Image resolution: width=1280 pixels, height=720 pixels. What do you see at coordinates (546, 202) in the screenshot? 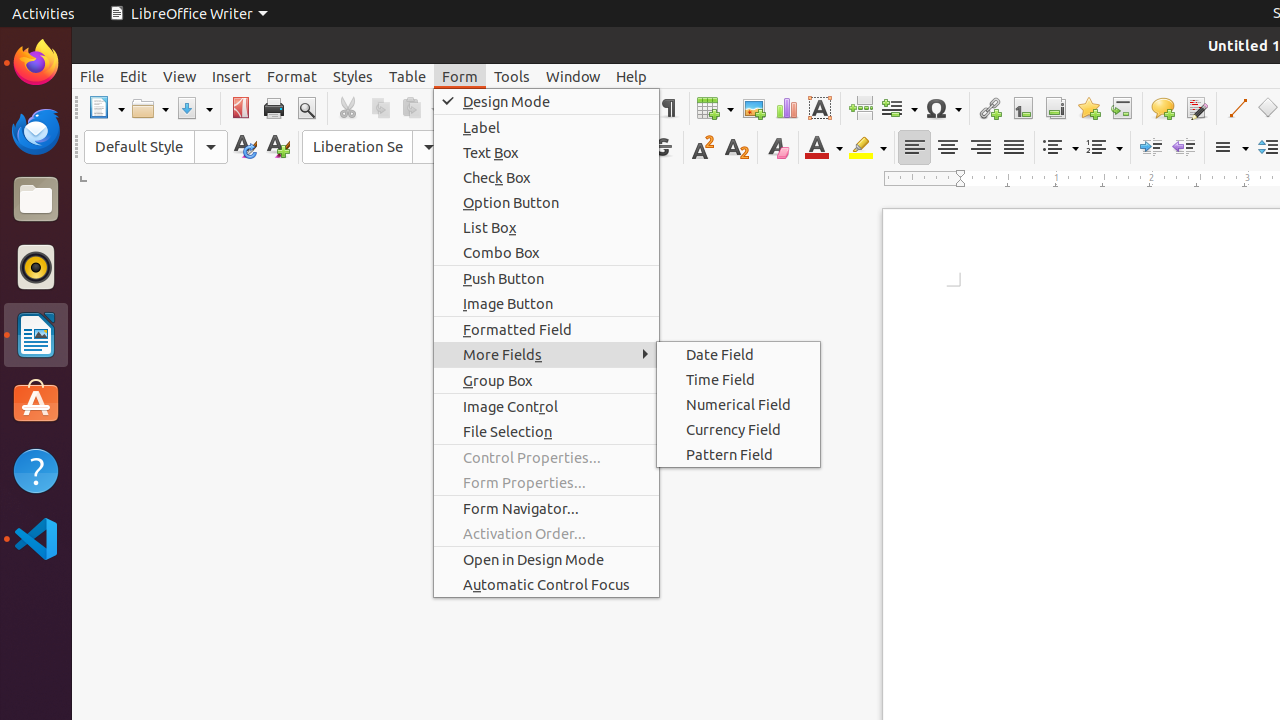
I see `'Option Button'` at bounding box center [546, 202].